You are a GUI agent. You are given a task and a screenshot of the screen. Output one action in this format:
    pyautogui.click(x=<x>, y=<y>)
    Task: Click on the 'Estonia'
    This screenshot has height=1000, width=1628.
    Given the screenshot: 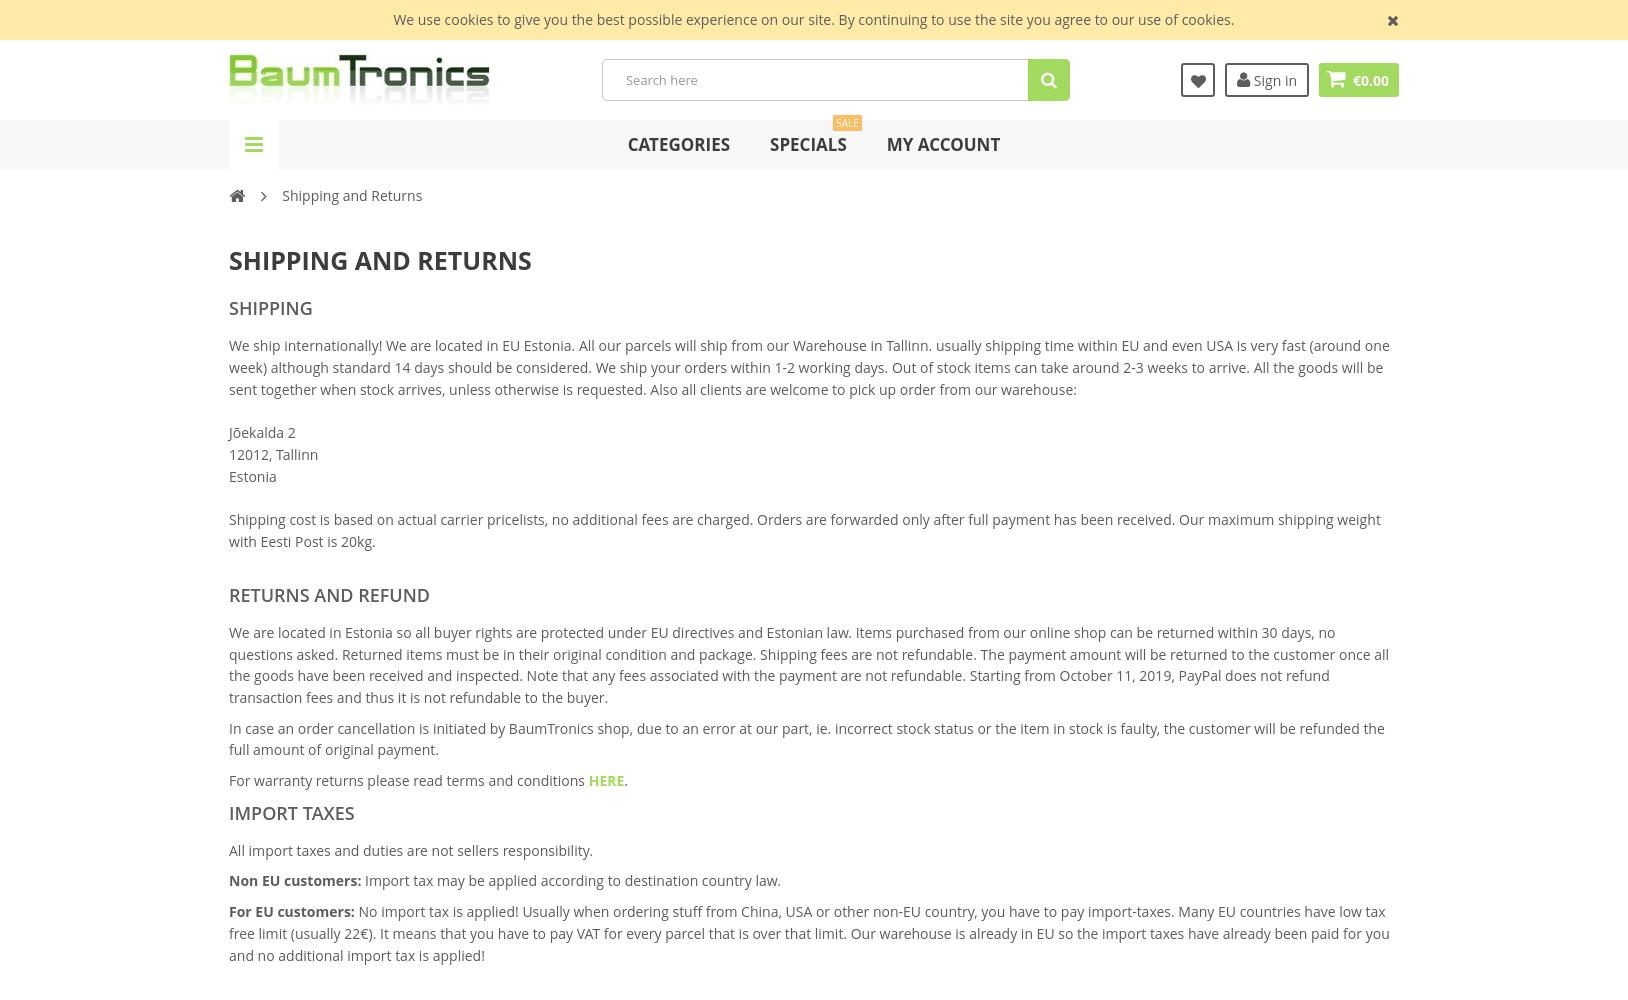 What is the action you would take?
    pyautogui.click(x=252, y=474)
    